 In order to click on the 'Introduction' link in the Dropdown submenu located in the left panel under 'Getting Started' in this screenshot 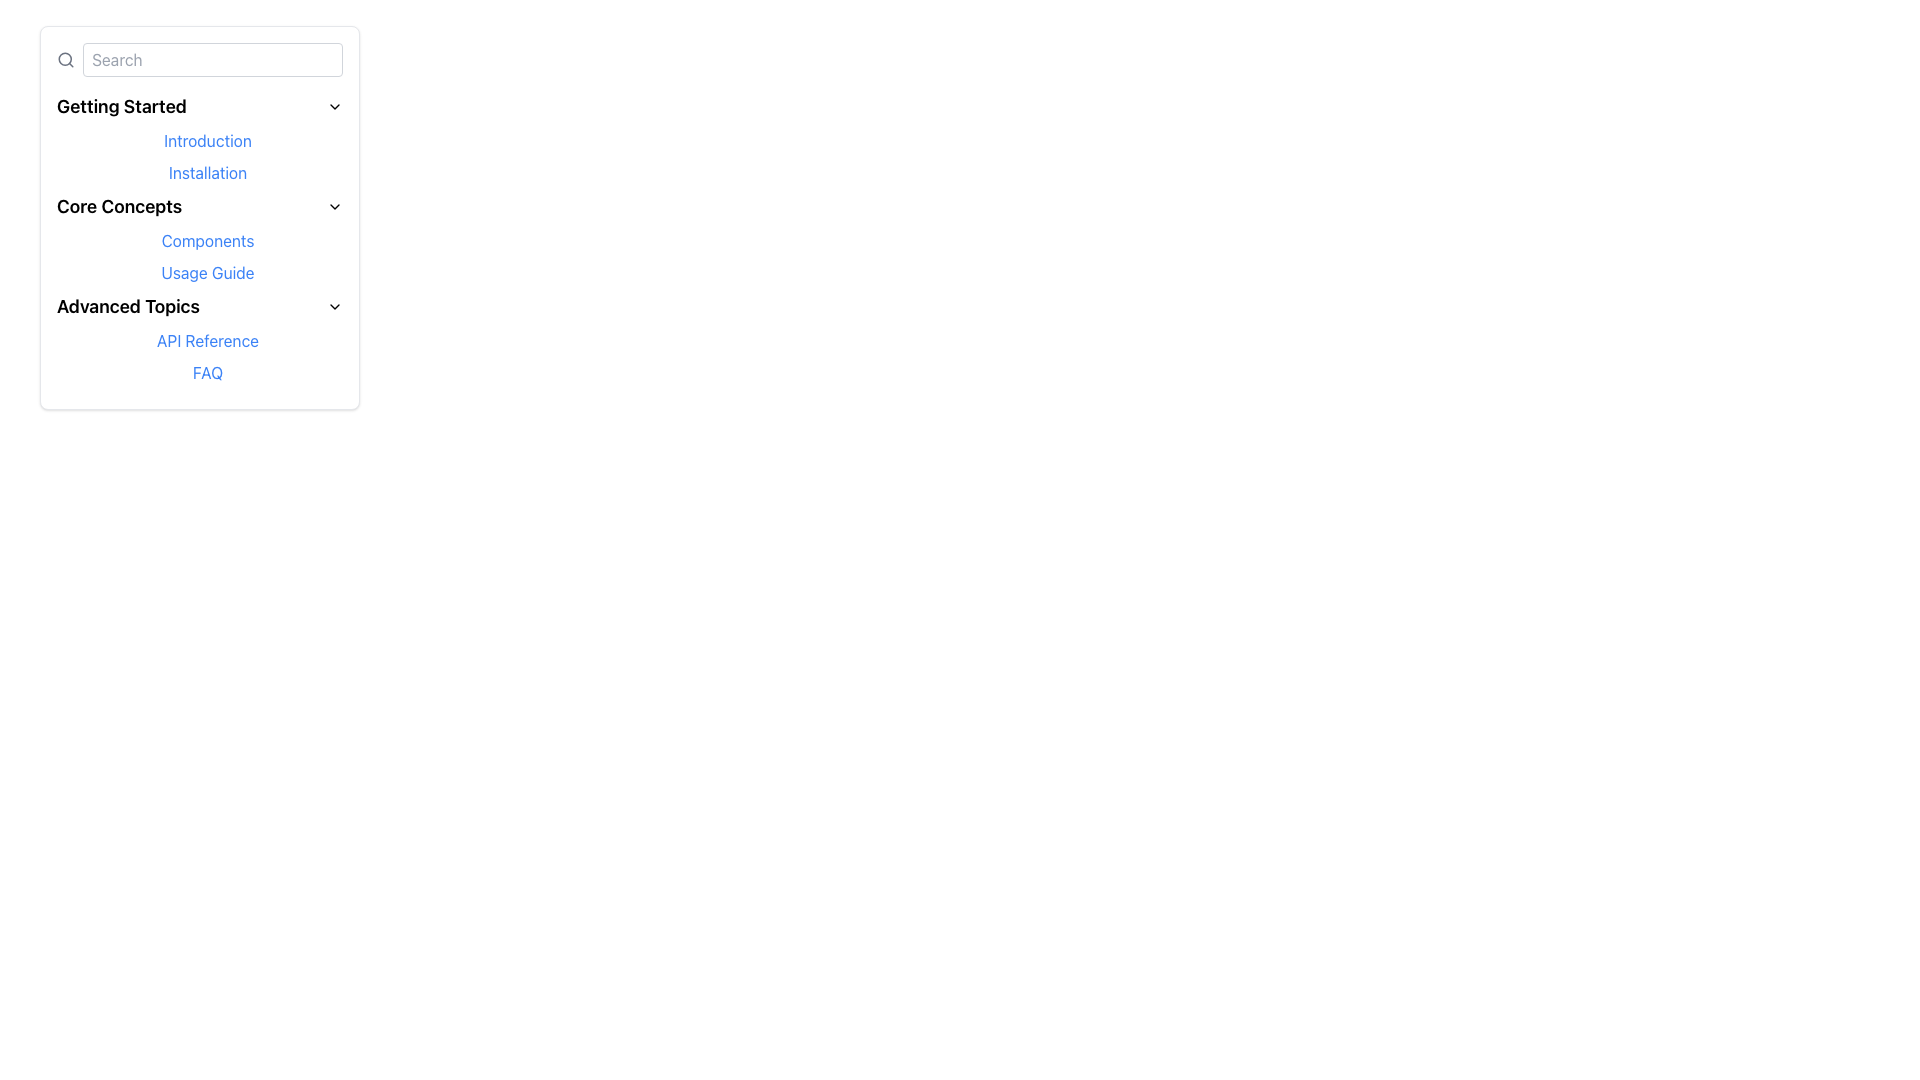, I will do `click(200, 137)`.